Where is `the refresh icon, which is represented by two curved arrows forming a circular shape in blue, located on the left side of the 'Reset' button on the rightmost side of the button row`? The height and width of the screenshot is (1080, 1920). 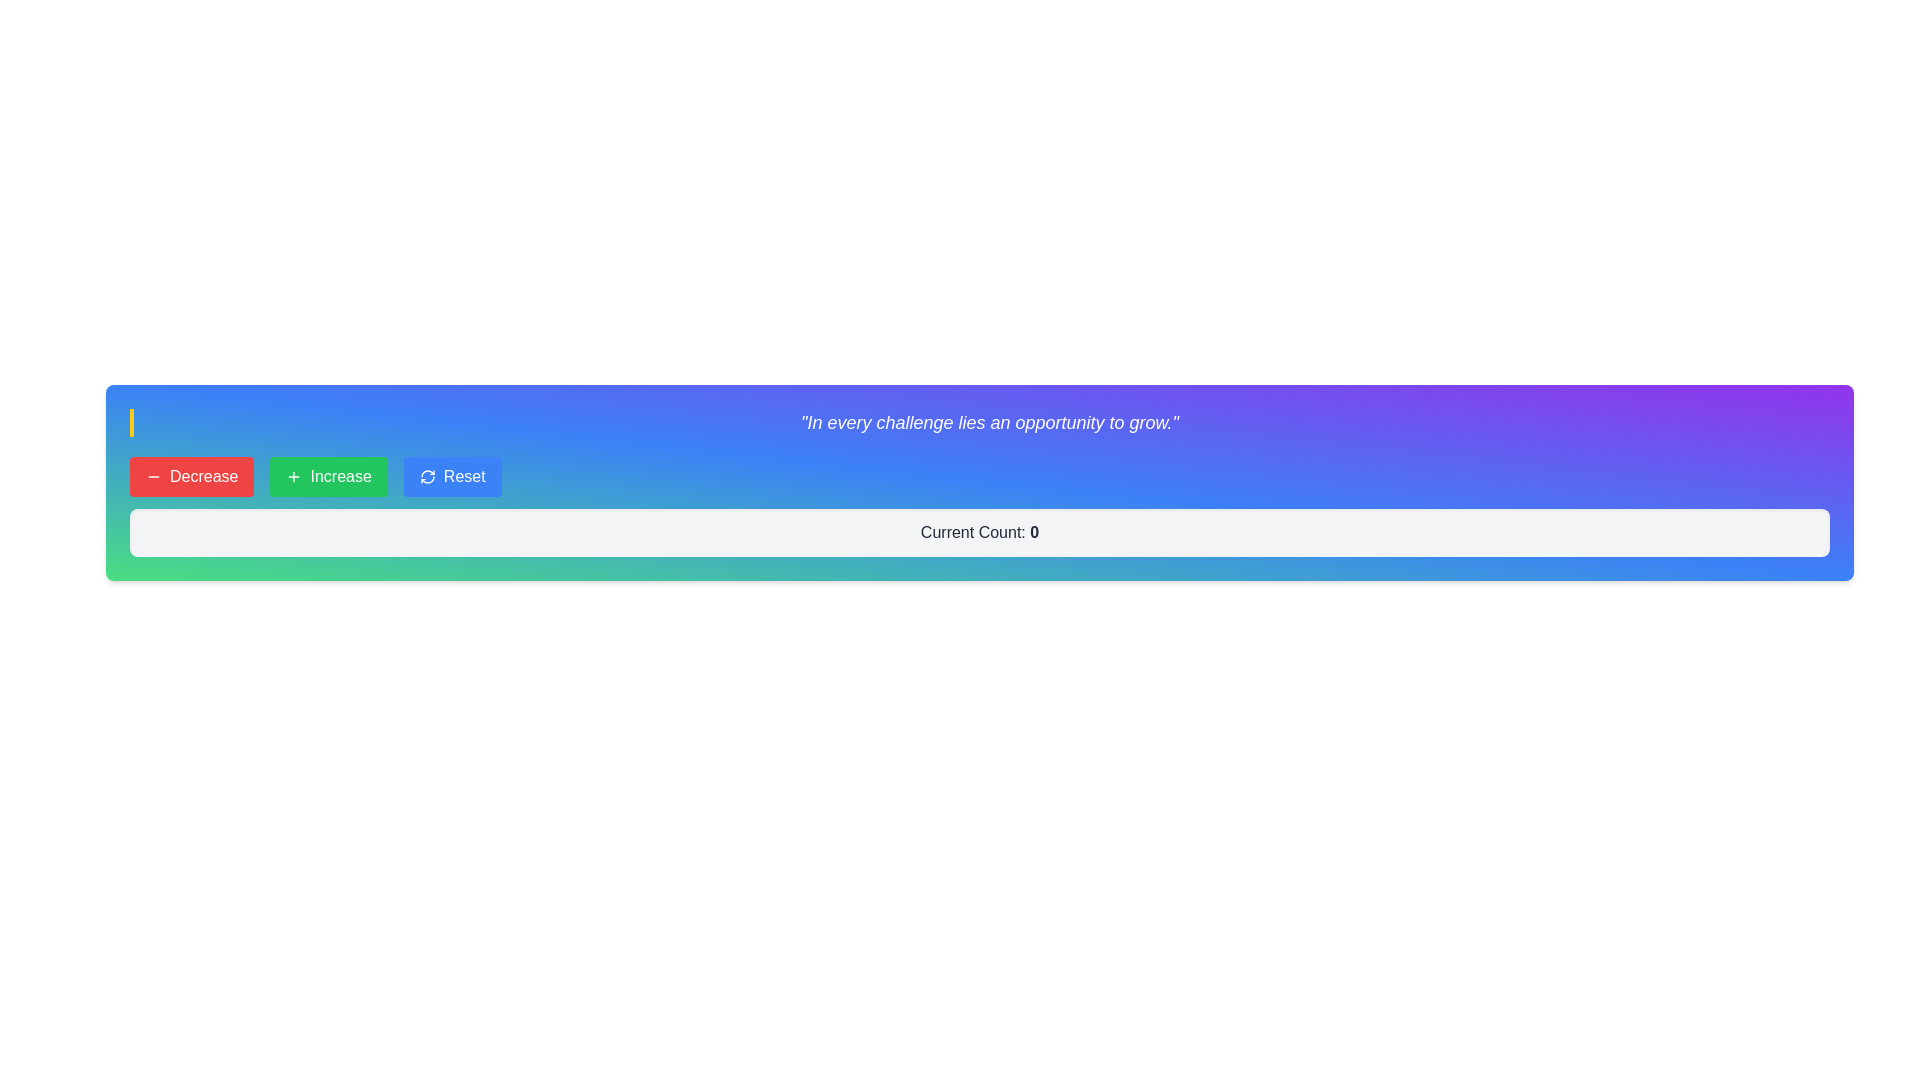 the refresh icon, which is represented by two curved arrows forming a circular shape in blue, located on the left side of the 'Reset' button on the rightmost side of the button row is located at coordinates (426, 477).